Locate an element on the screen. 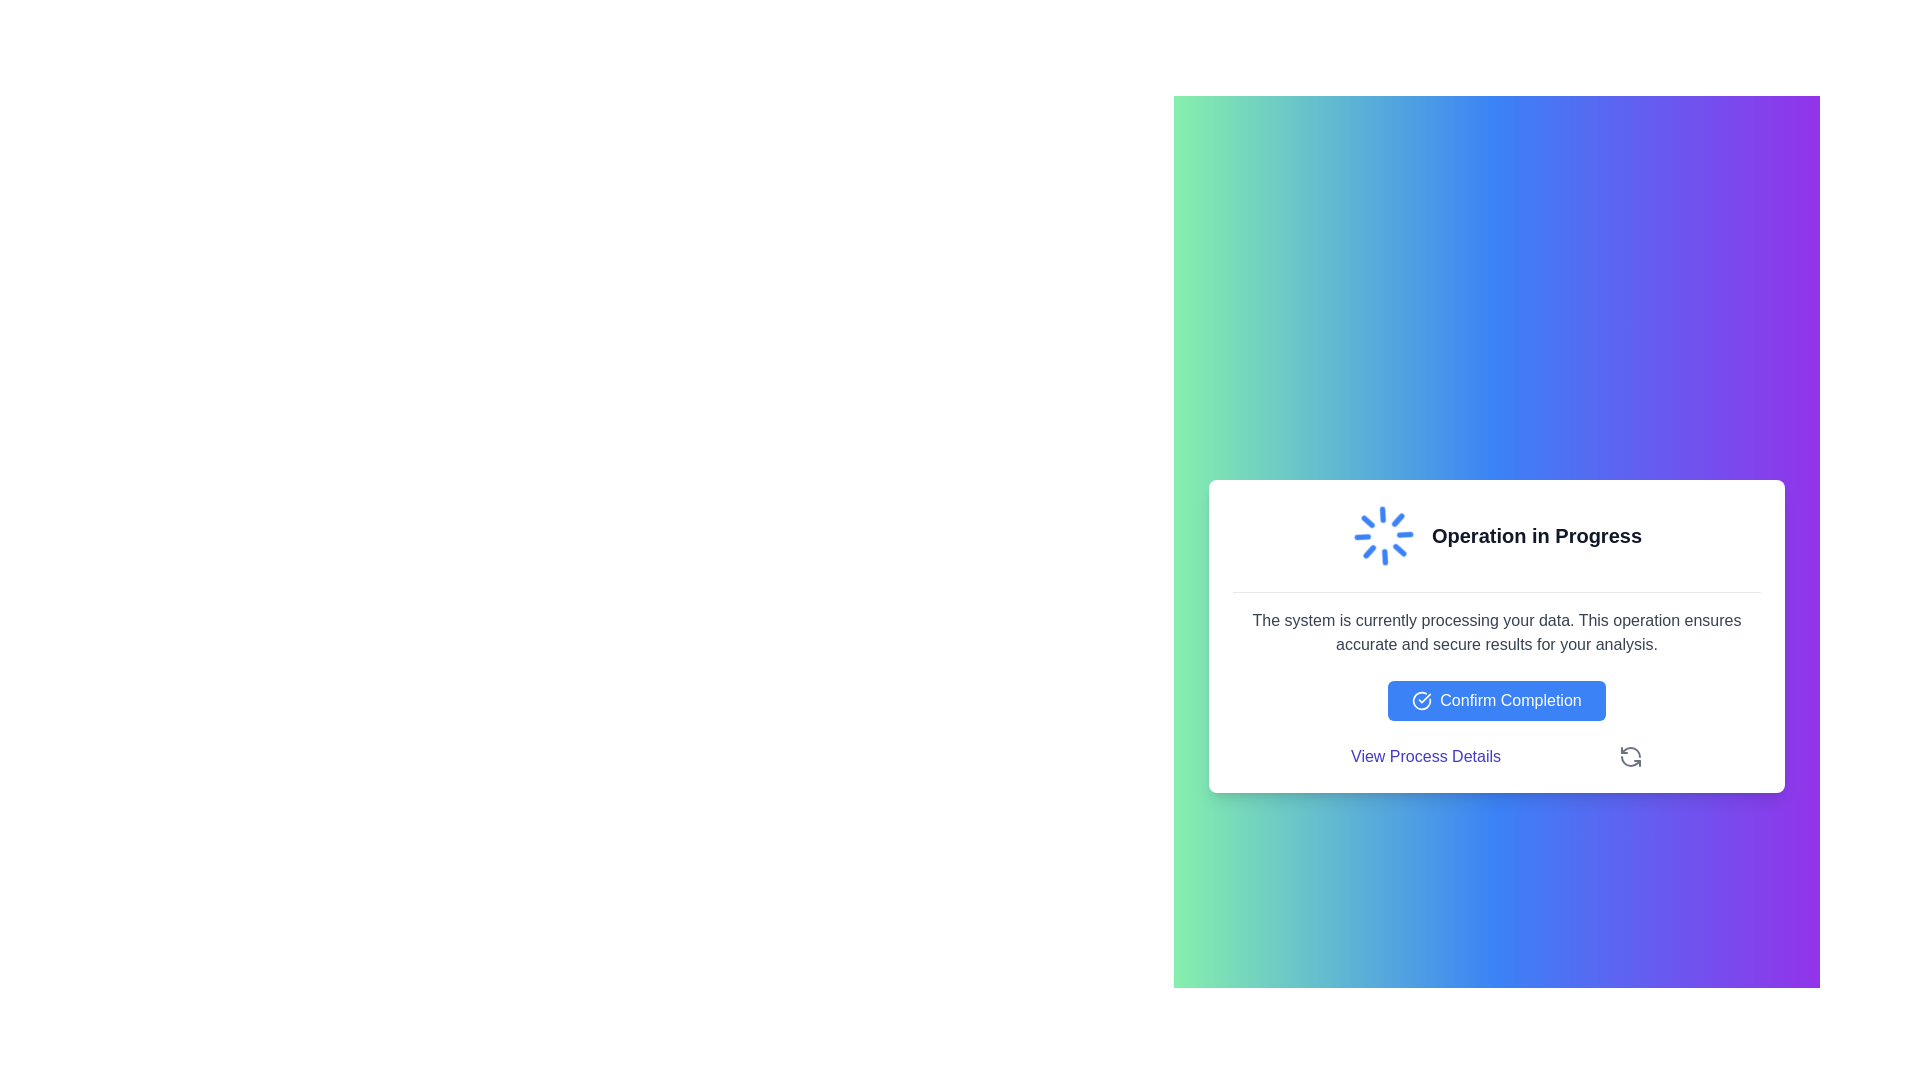 The width and height of the screenshot is (1920, 1080). the fourth segment of the rotating loader icon located in the lower-right quadrant of the circular animation is located at coordinates (1365, 522).